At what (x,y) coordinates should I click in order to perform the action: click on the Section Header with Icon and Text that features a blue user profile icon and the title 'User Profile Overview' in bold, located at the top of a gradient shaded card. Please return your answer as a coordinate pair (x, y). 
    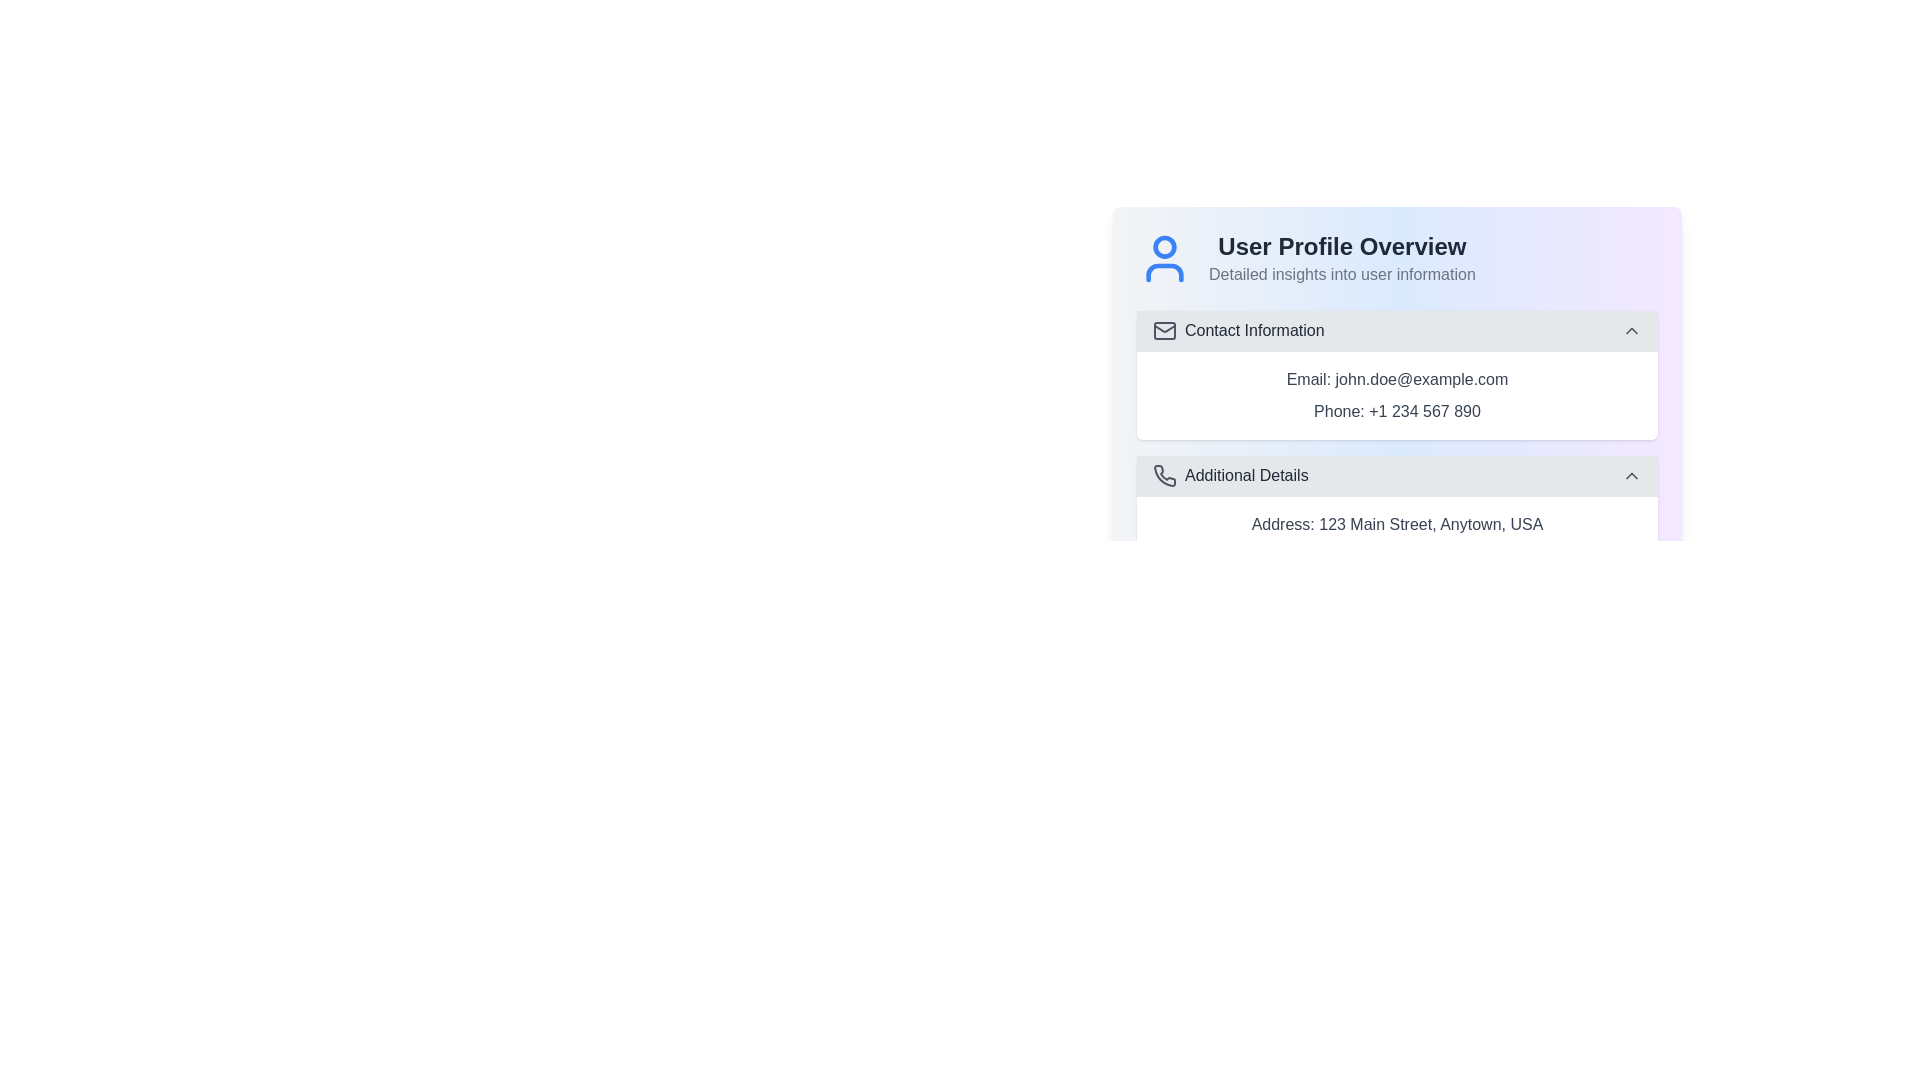
    Looking at the image, I should click on (1396, 257).